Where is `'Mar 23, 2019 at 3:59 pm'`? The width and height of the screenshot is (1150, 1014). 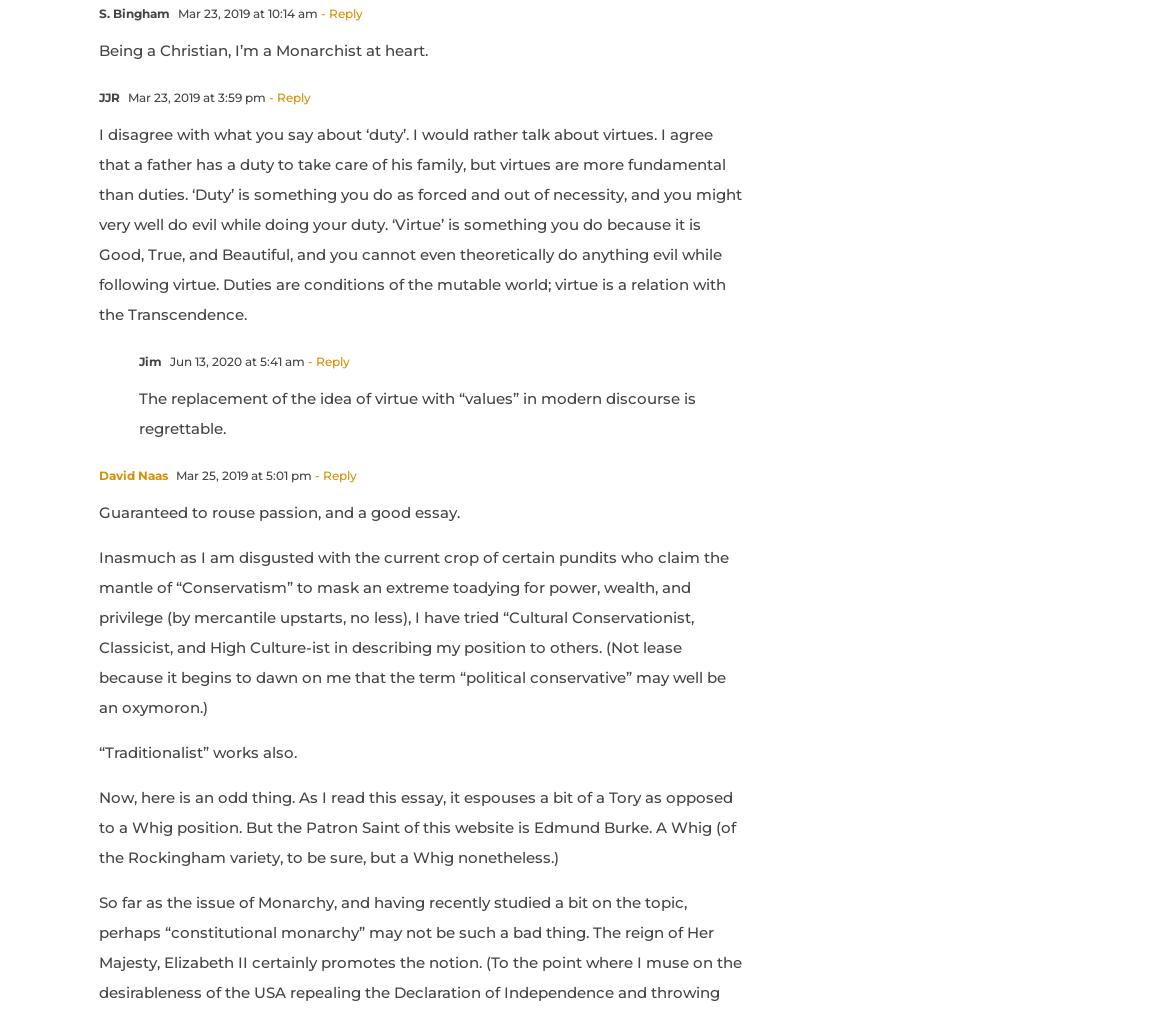 'Mar 23, 2019 at 3:59 pm' is located at coordinates (194, 96).